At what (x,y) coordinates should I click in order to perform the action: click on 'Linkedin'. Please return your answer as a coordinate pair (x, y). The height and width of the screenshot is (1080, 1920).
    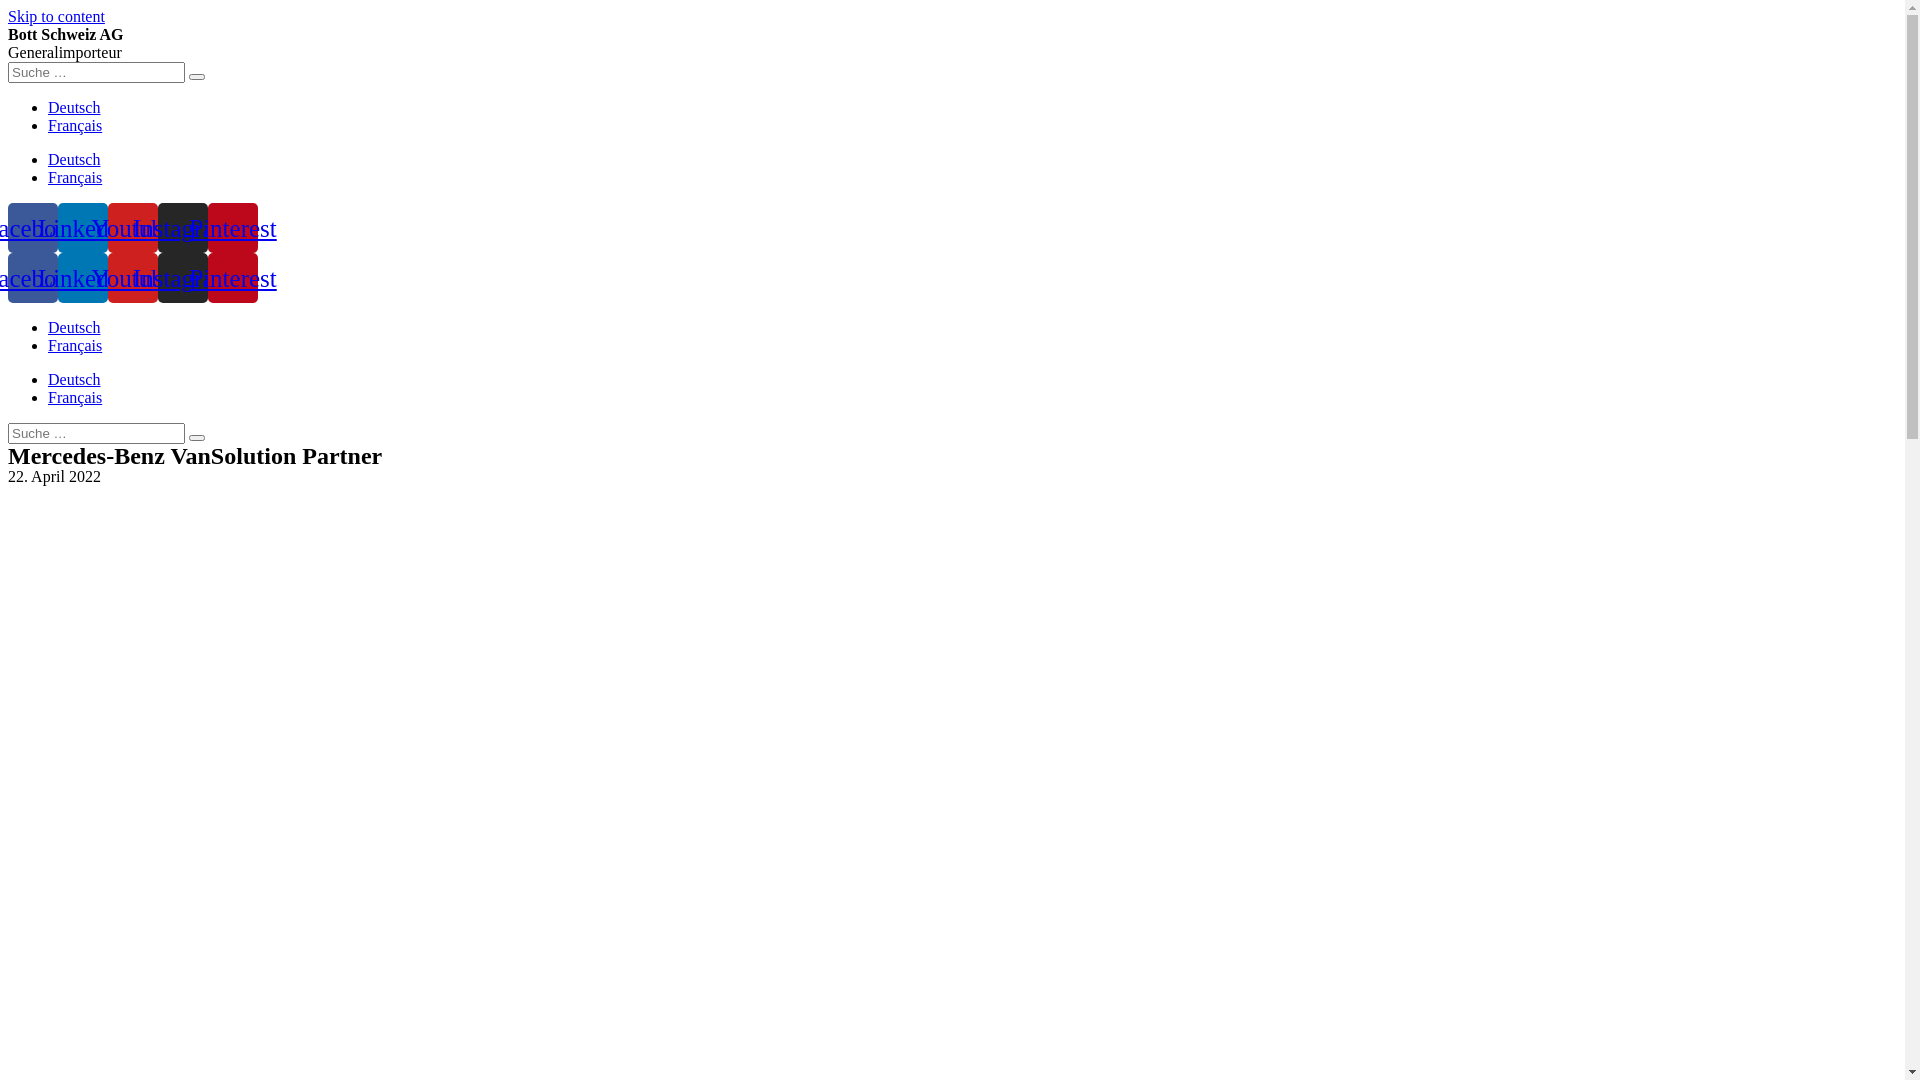
    Looking at the image, I should click on (57, 226).